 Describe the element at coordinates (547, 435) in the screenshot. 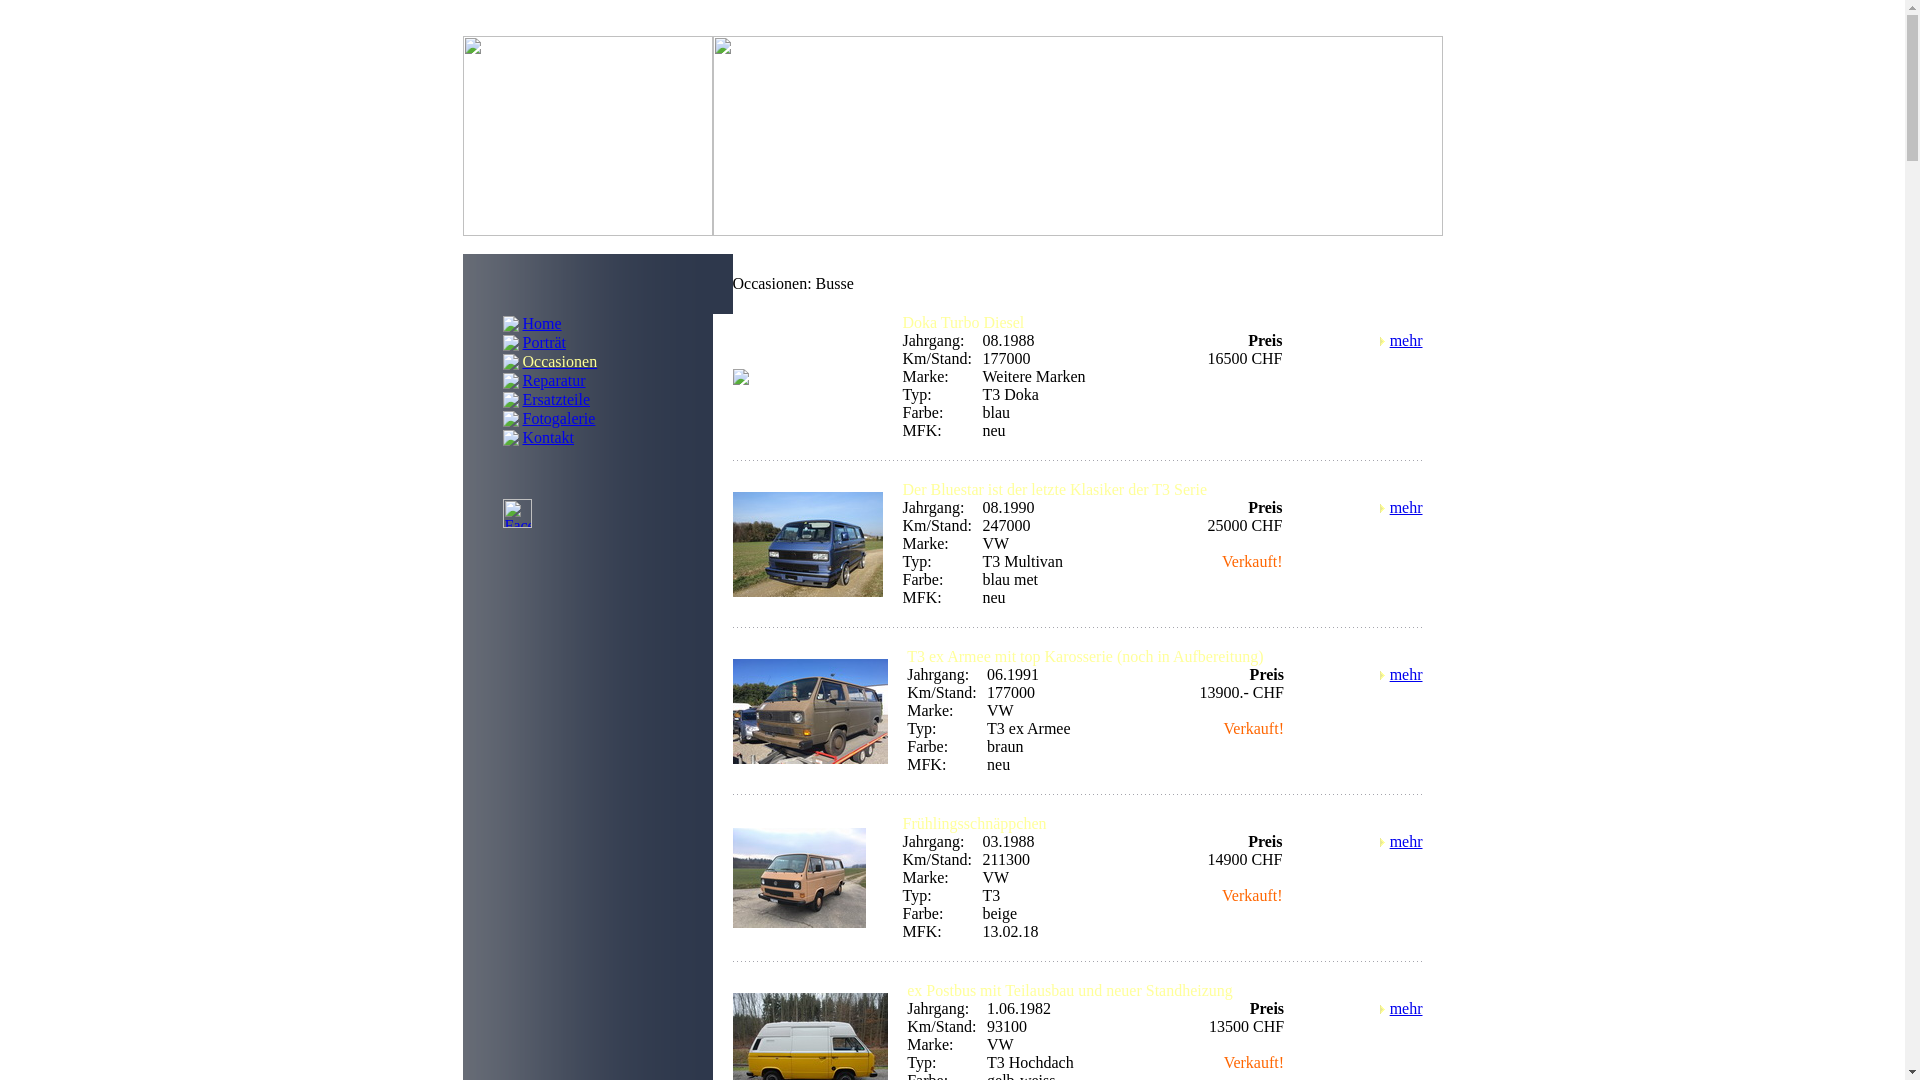

I see `'Kontakt'` at that location.